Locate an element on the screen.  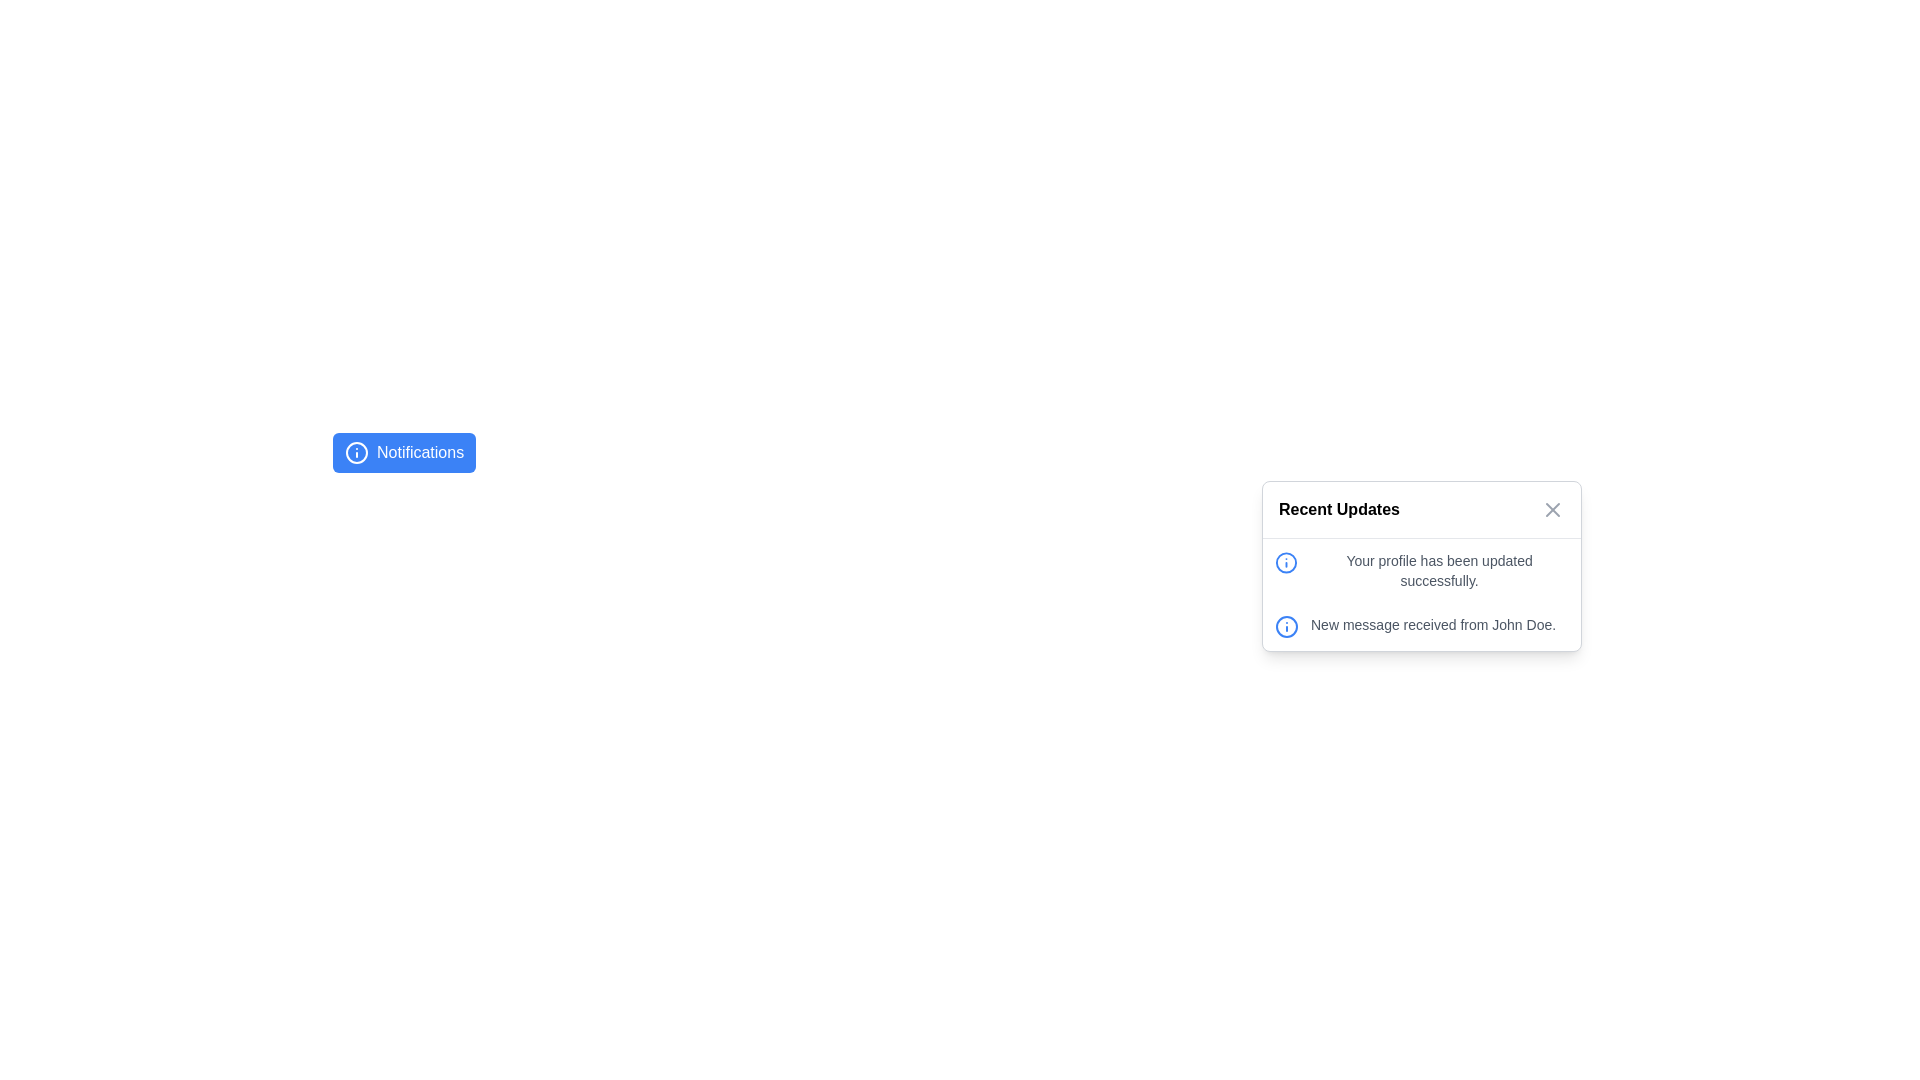
the Decorative graphic element (circle) with a blue outline and white fill, located at the center of the Notifications icon is located at coordinates (1286, 563).